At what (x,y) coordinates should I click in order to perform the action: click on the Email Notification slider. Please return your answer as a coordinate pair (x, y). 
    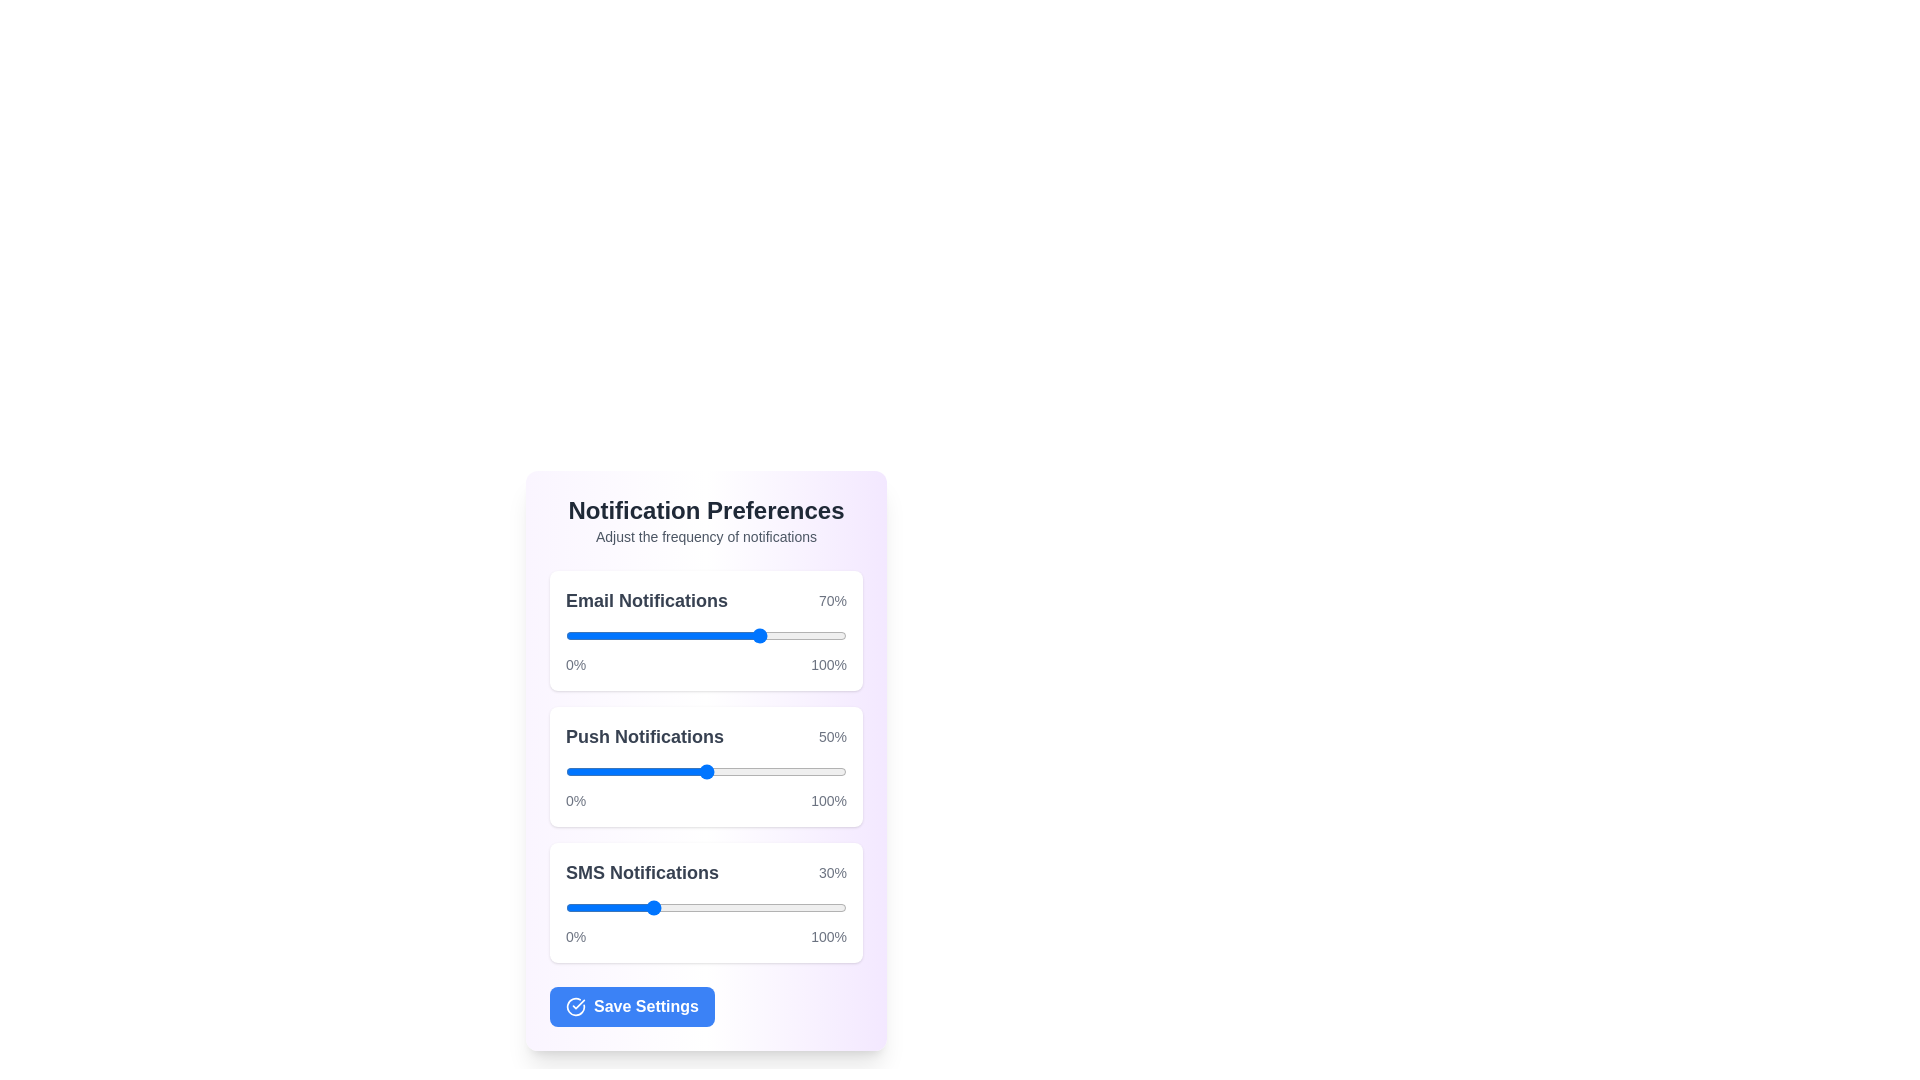
    Looking at the image, I should click on (744, 636).